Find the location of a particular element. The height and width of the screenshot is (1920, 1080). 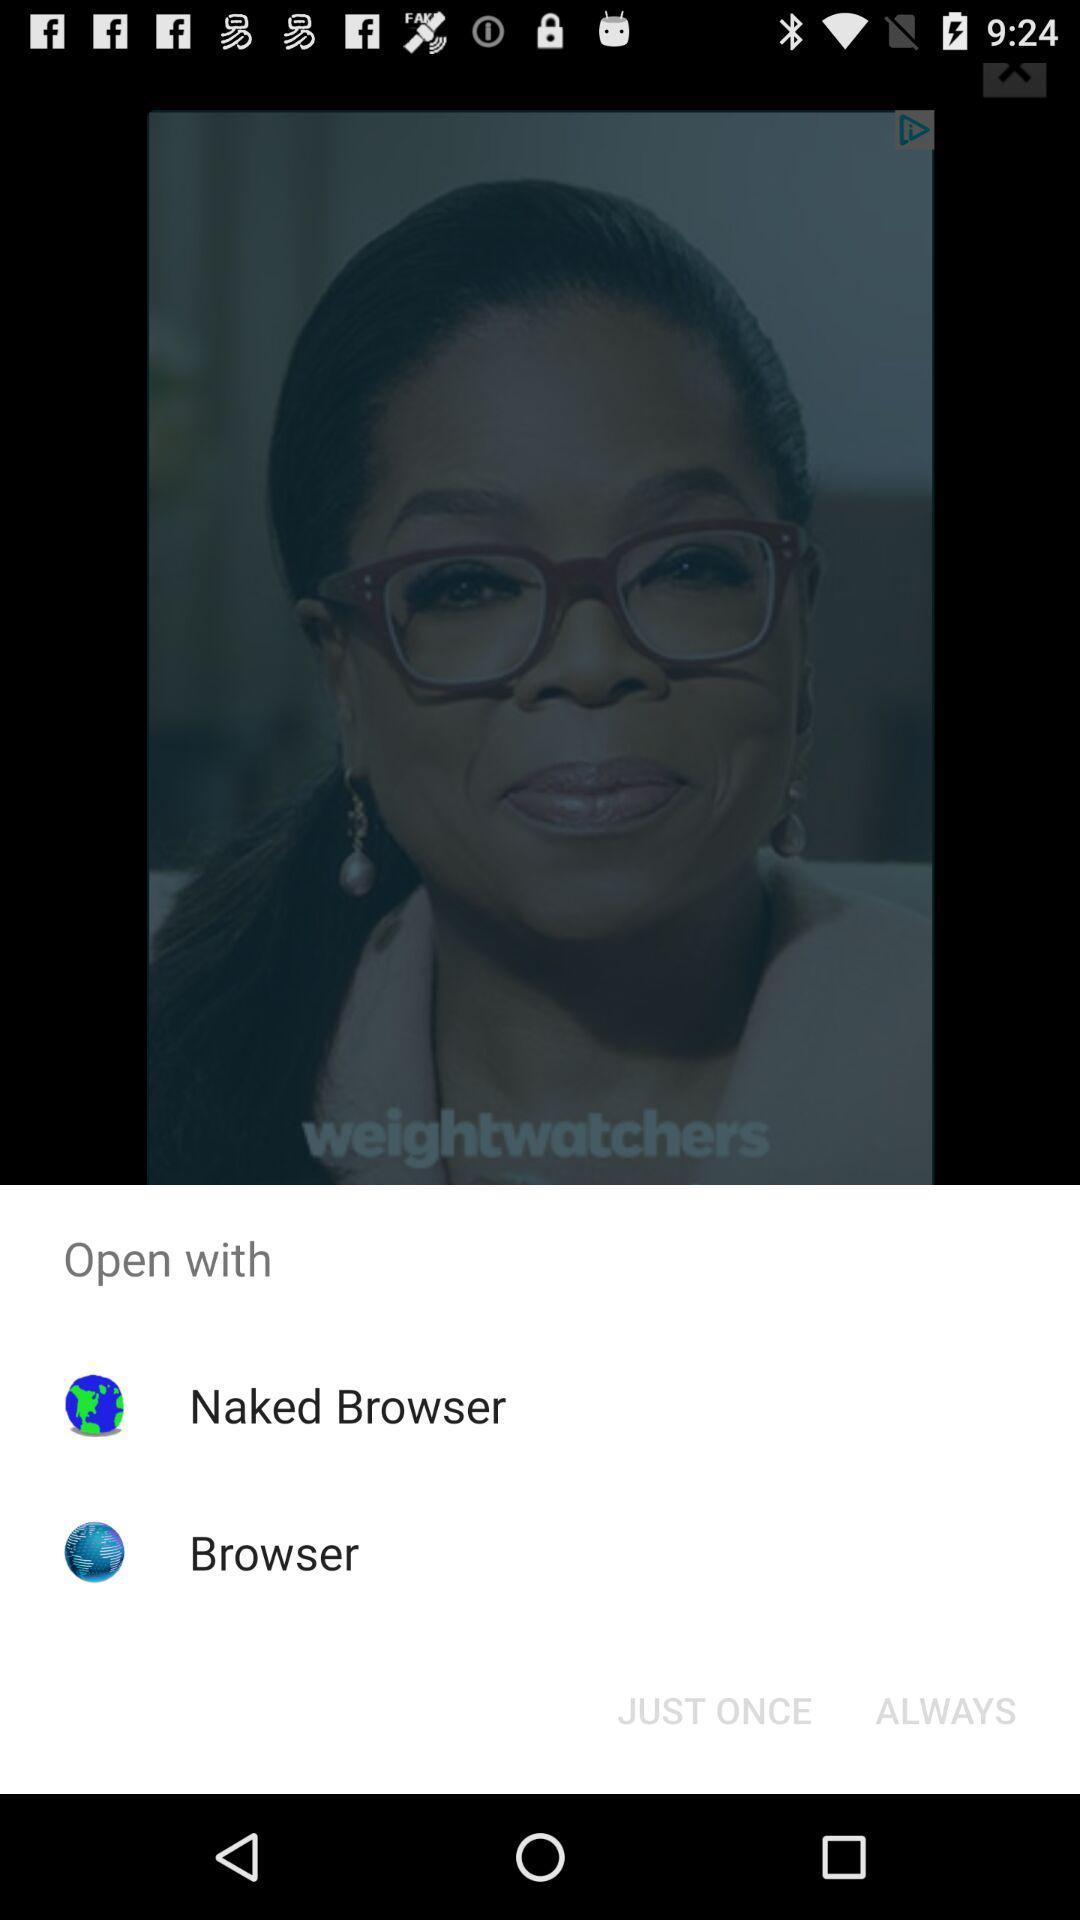

just once item is located at coordinates (713, 1708).